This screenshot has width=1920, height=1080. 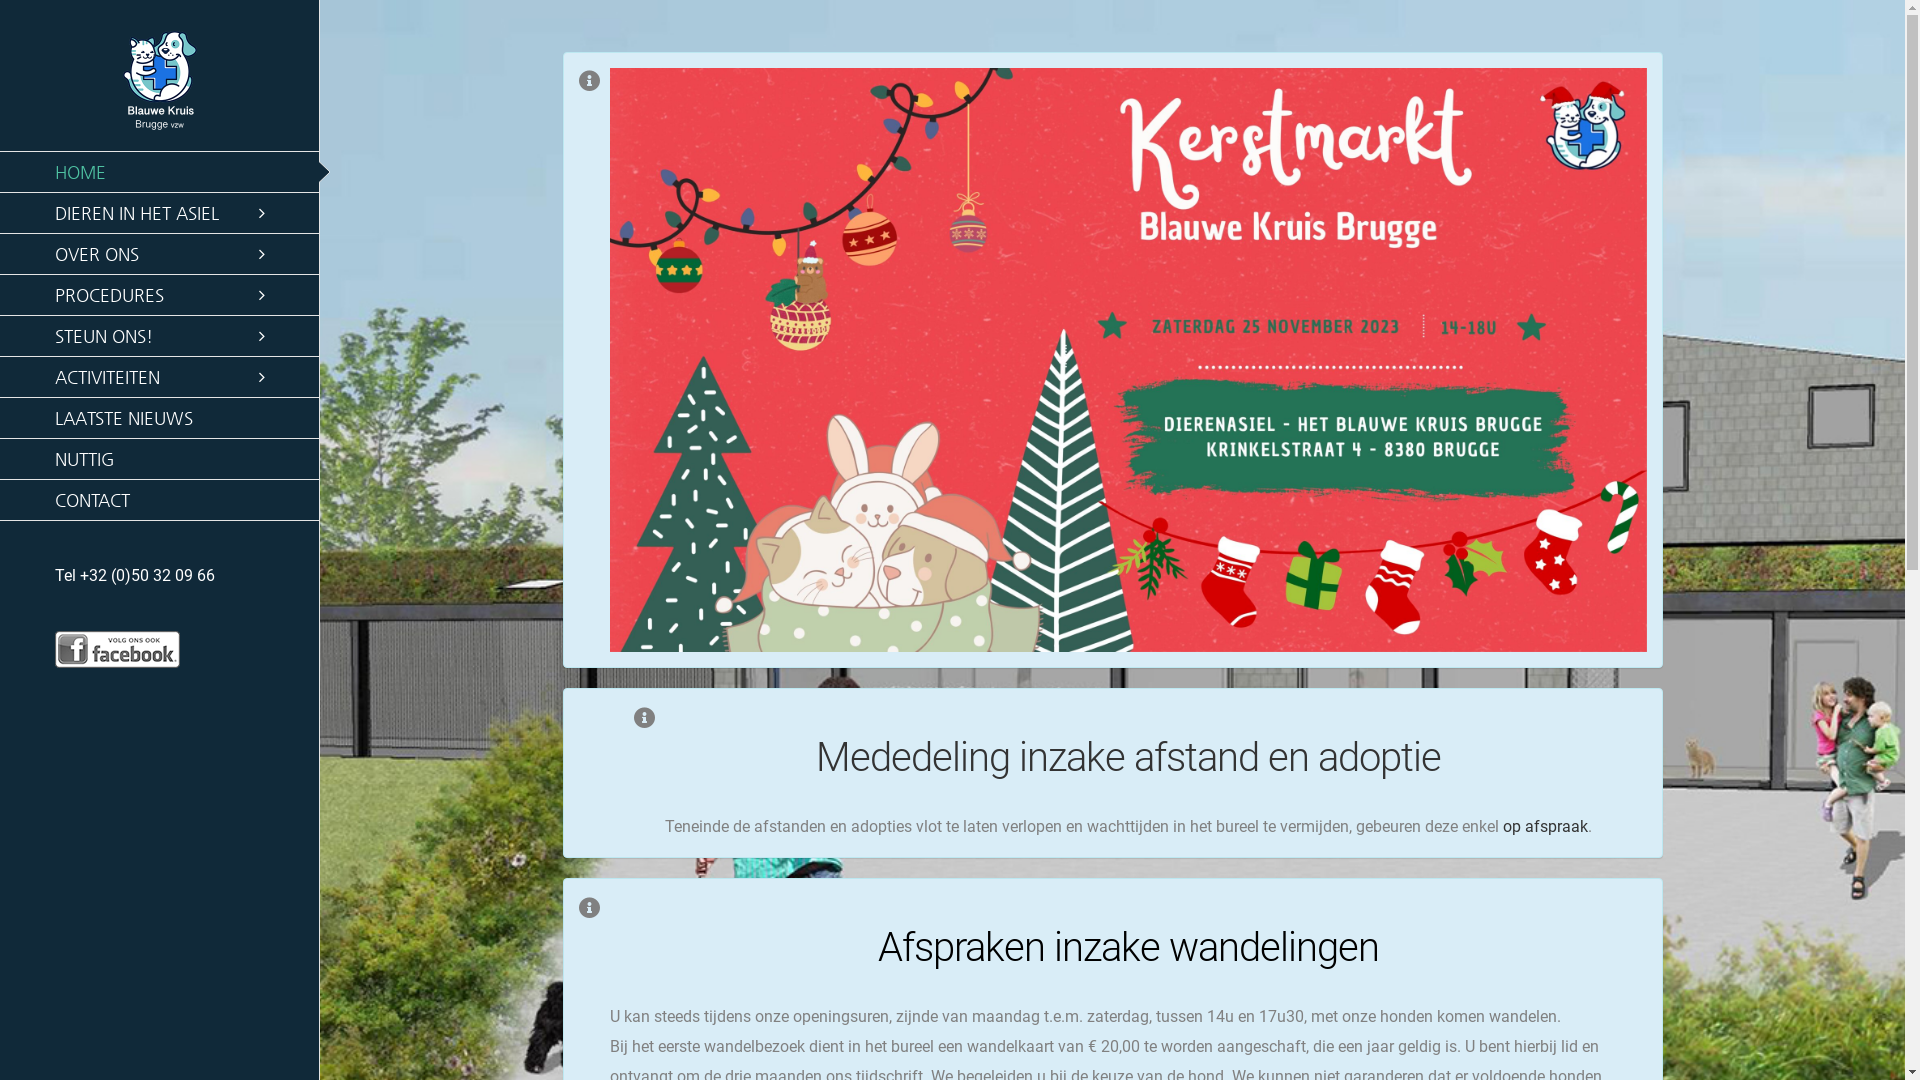 I want to click on 'LAATSTE NIEUWS', so click(x=158, y=417).